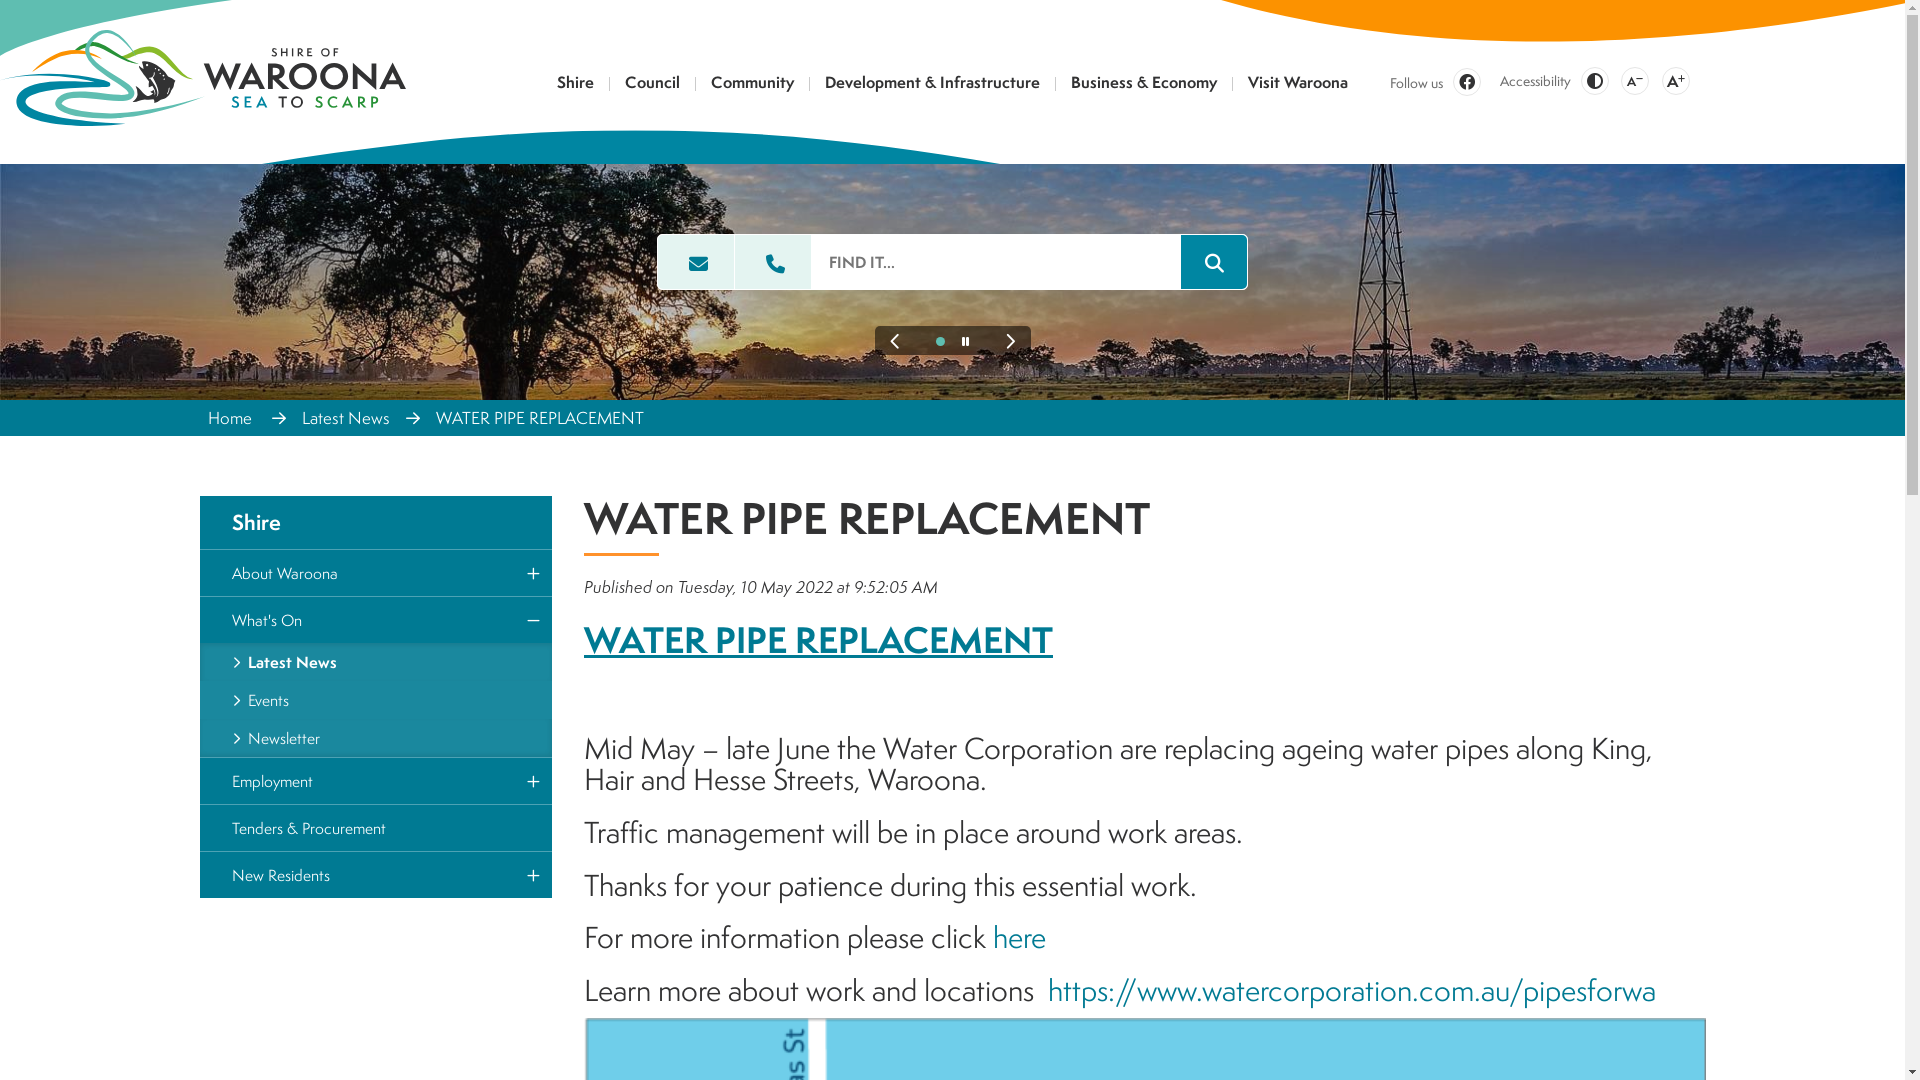 The width and height of the screenshot is (1920, 1080). Describe the element at coordinates (1592, 80) in the screenshot. I see `'Change Colour Contrast'` at that location.